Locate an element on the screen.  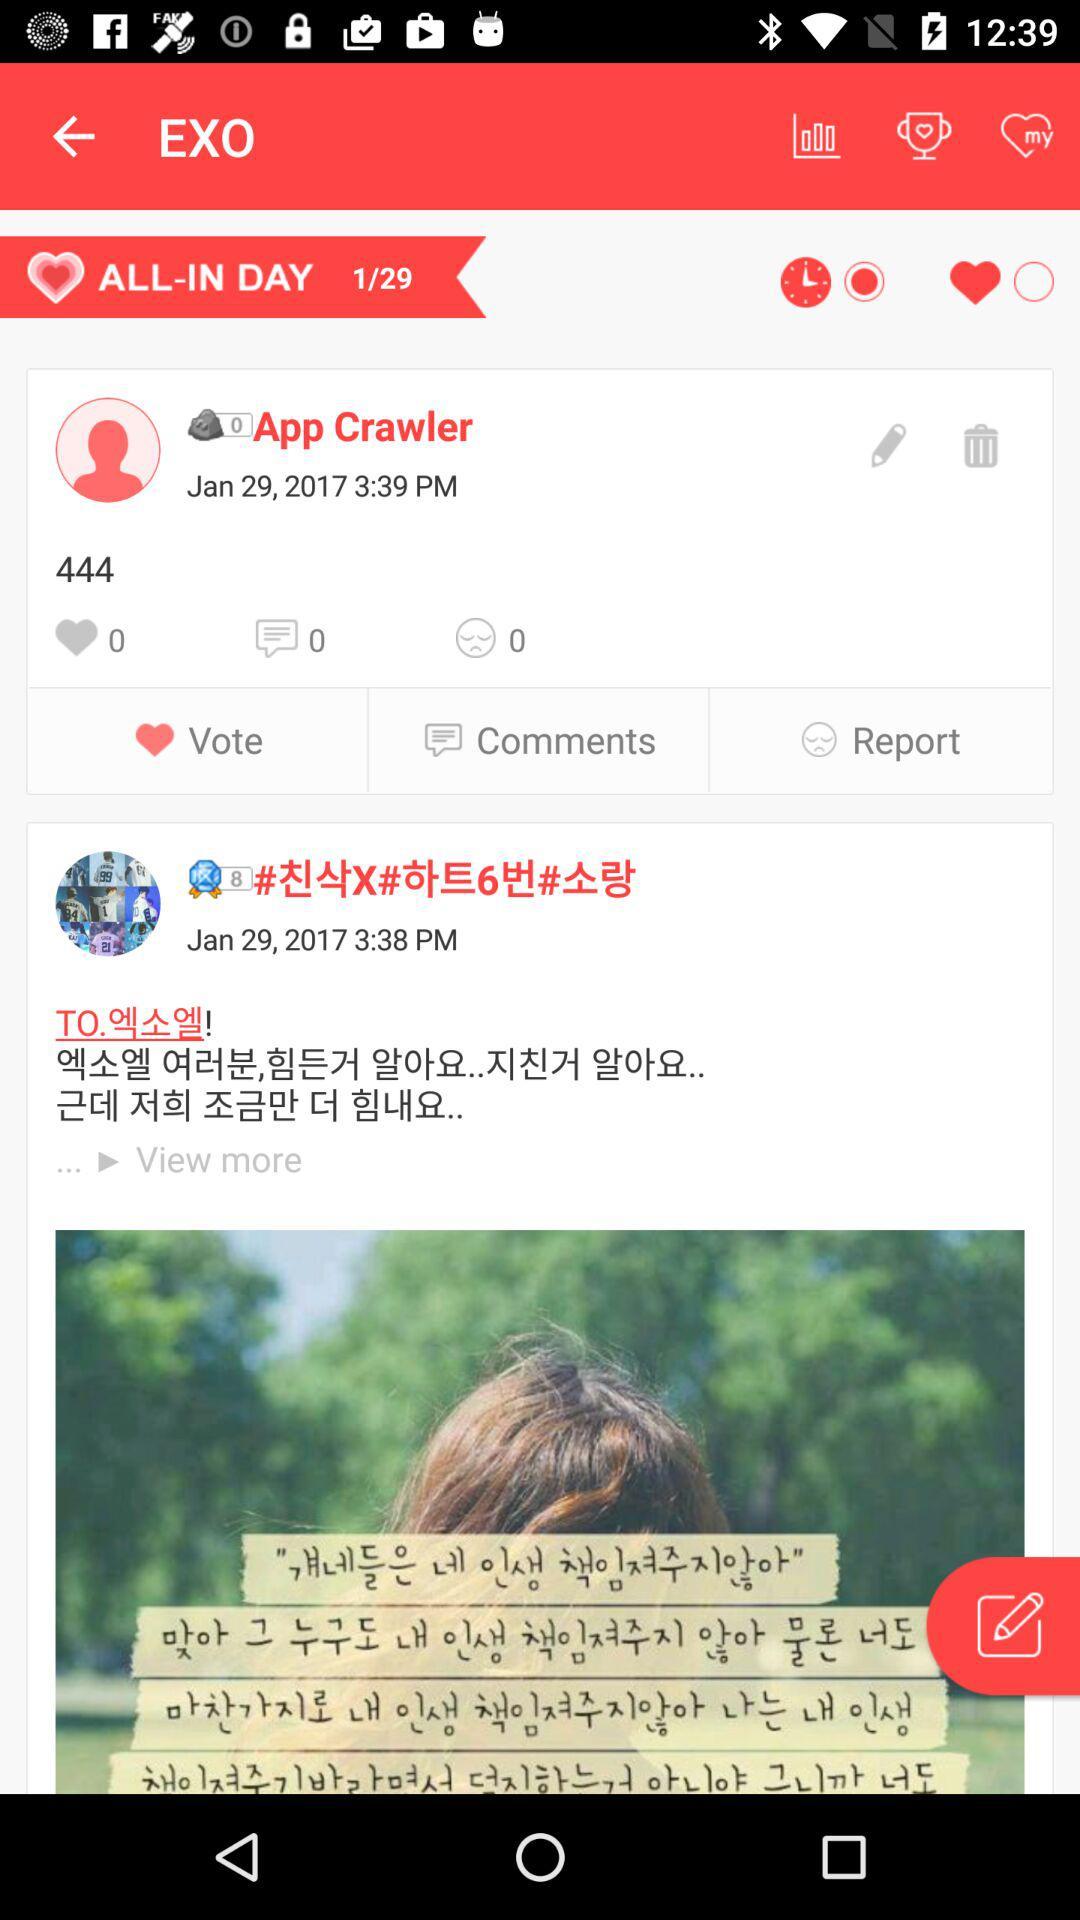
write post is located at coordinates (1001, 1629).